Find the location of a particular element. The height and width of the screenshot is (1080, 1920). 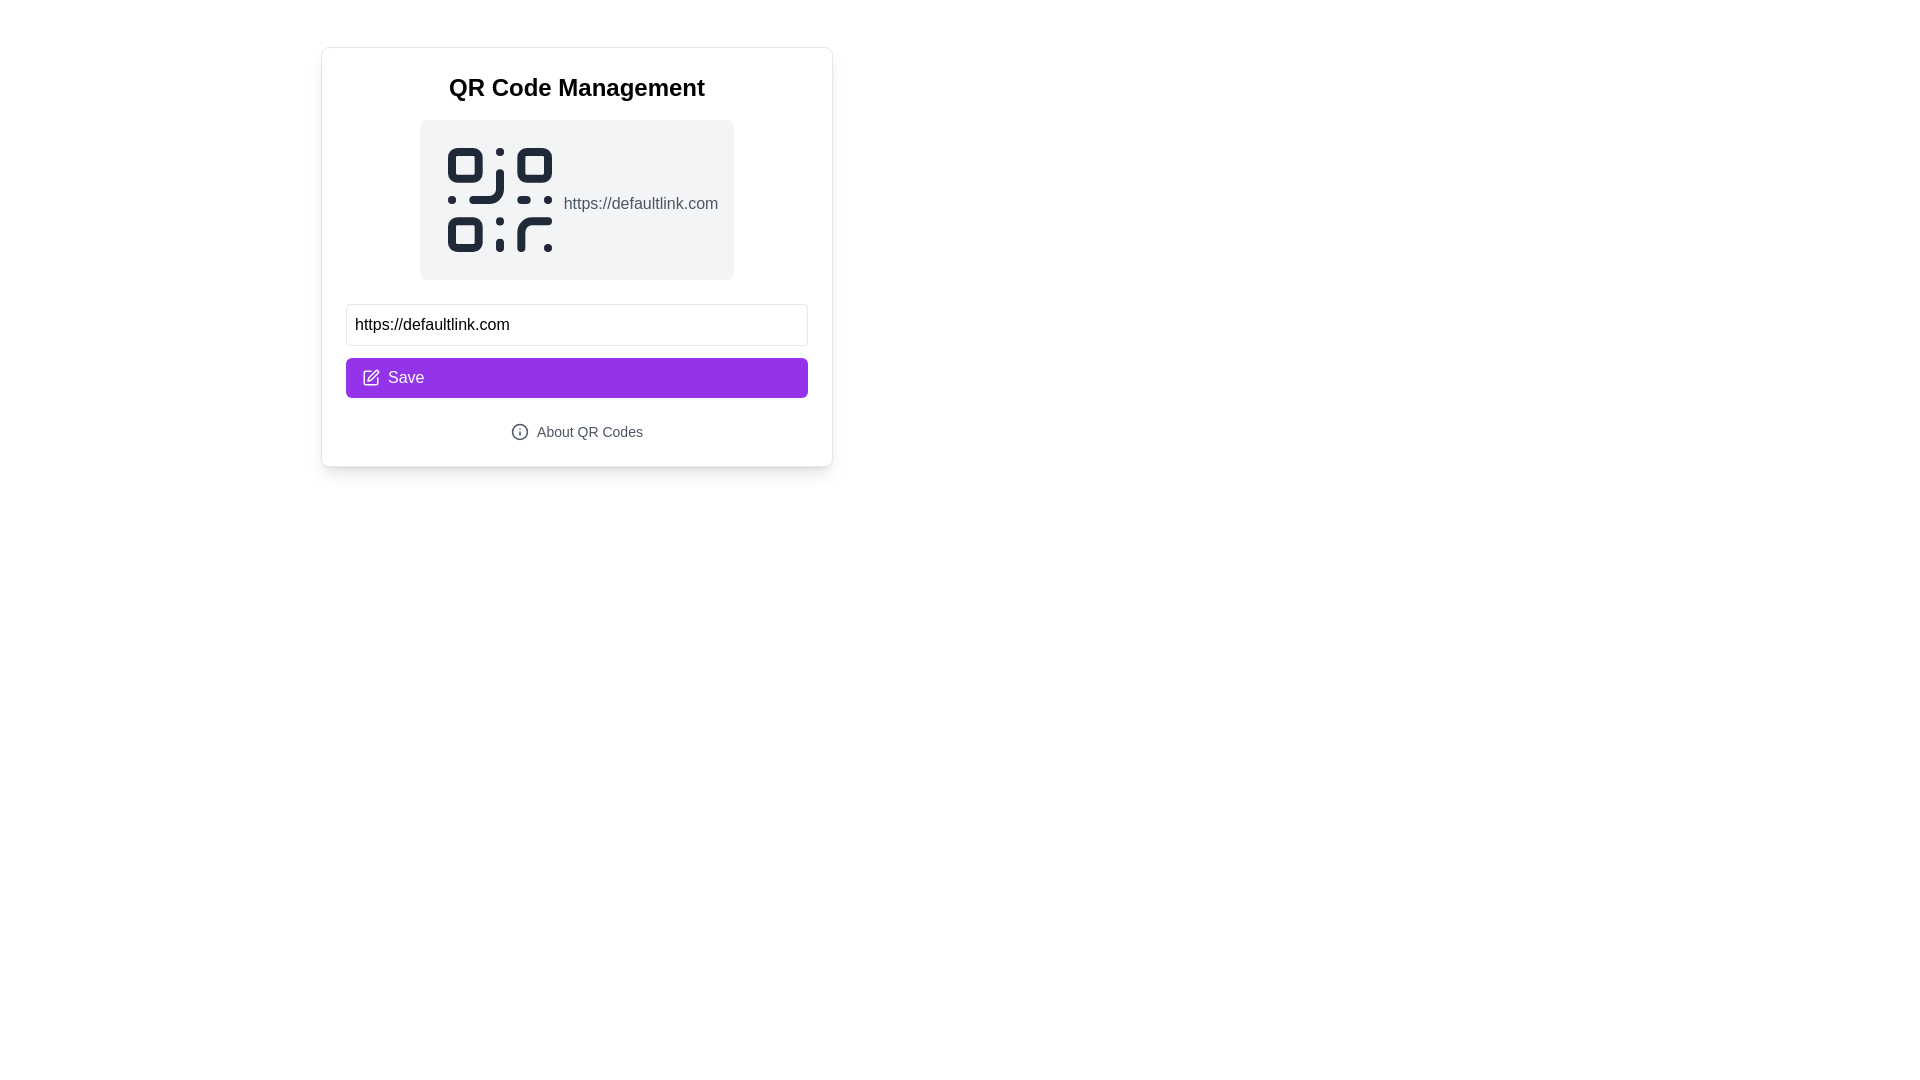

the decorative graphical component located in the top-left corner of the QR code representation is located at coordinates (464, 164).